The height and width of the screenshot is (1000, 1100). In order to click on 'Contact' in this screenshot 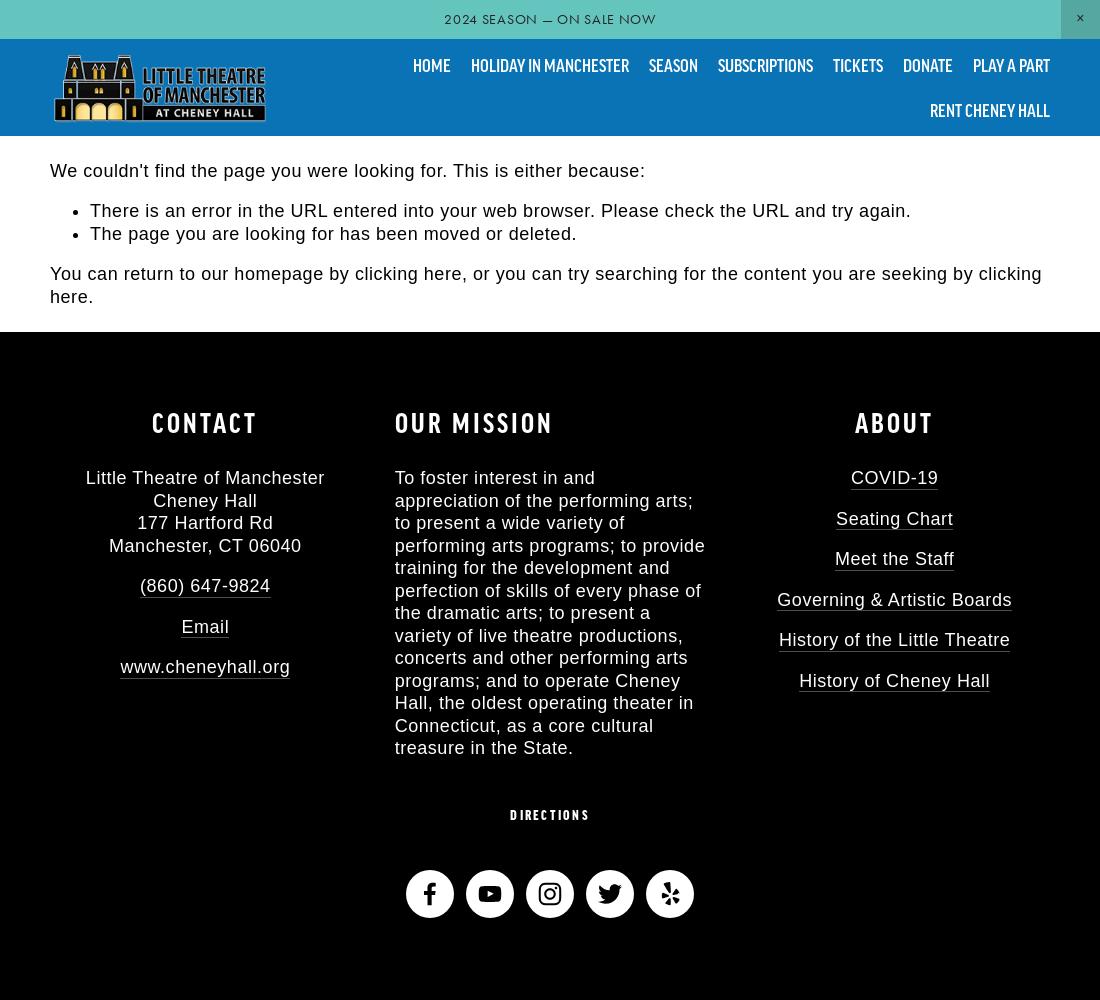, I will do `click(204, 422)`.